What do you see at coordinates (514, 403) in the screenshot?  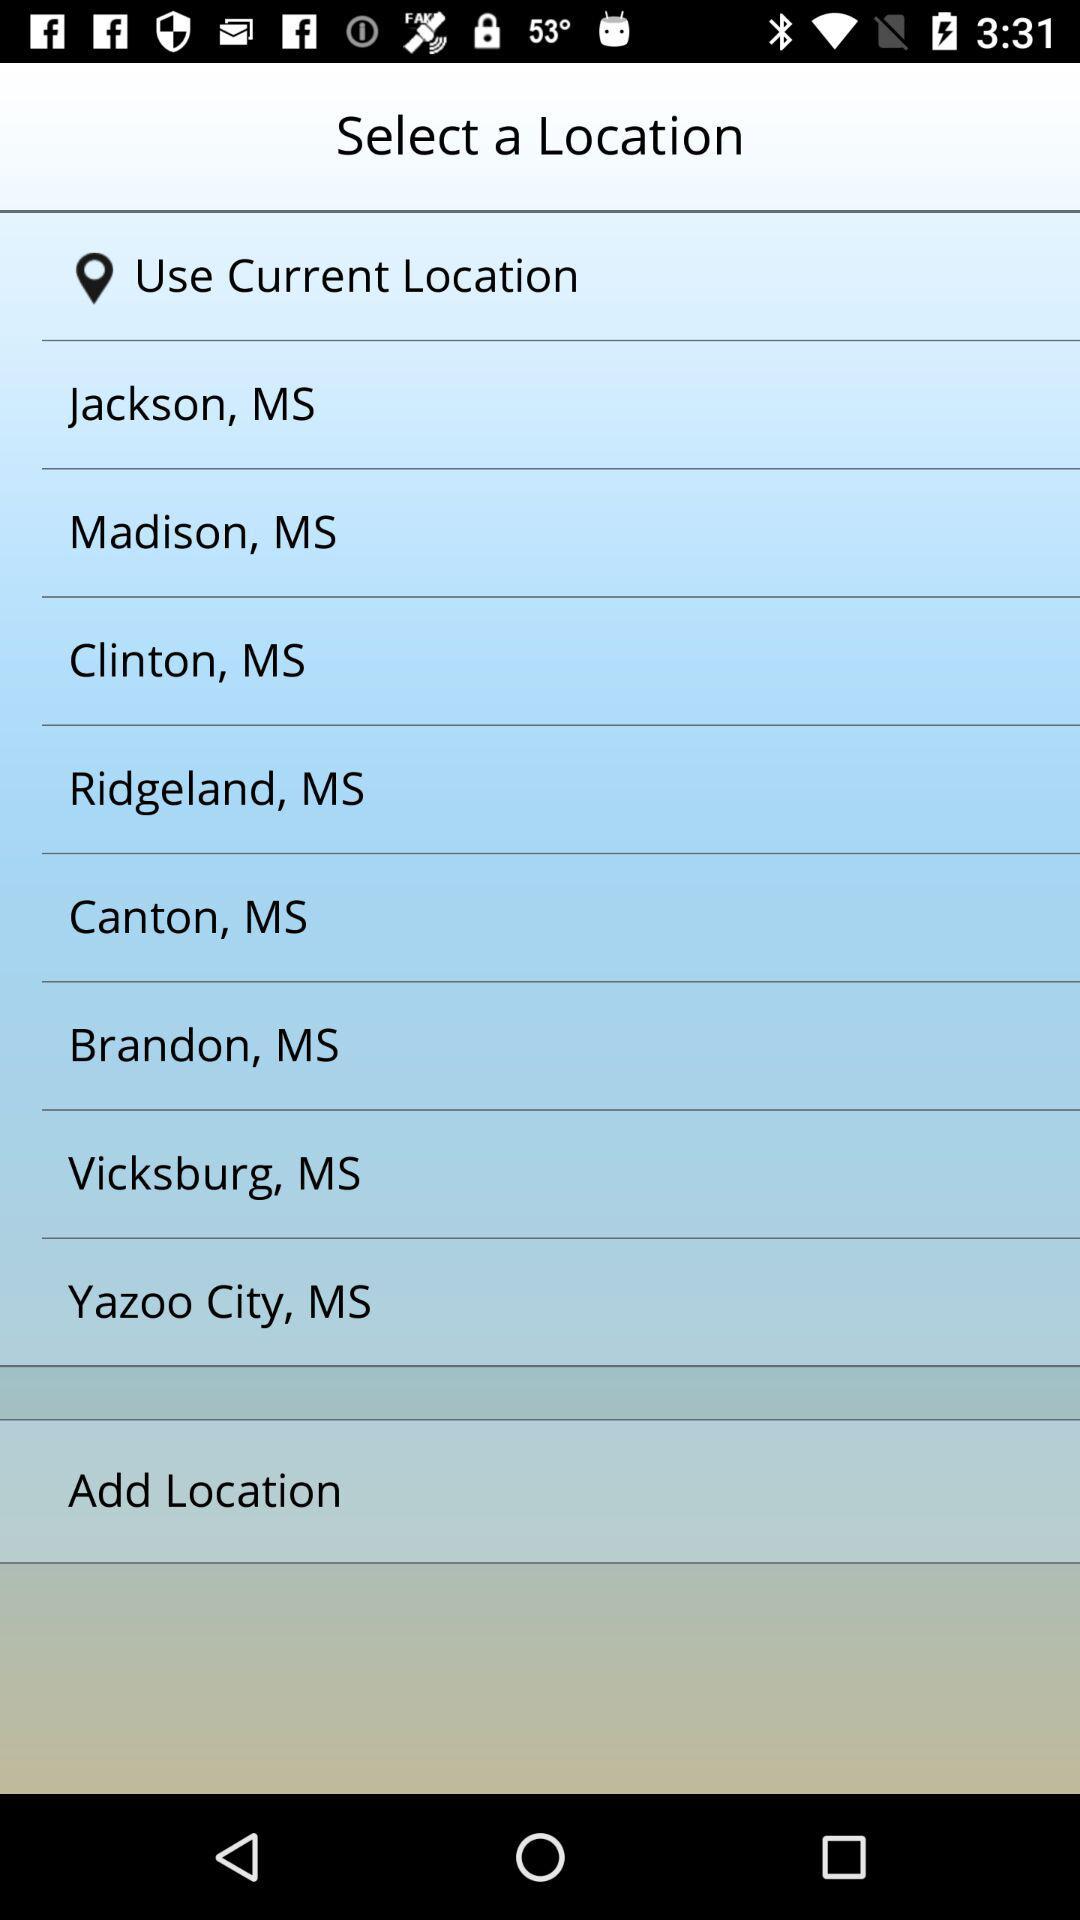 I see `the button jacksonms on the web page` at bounding box center [514, 403].